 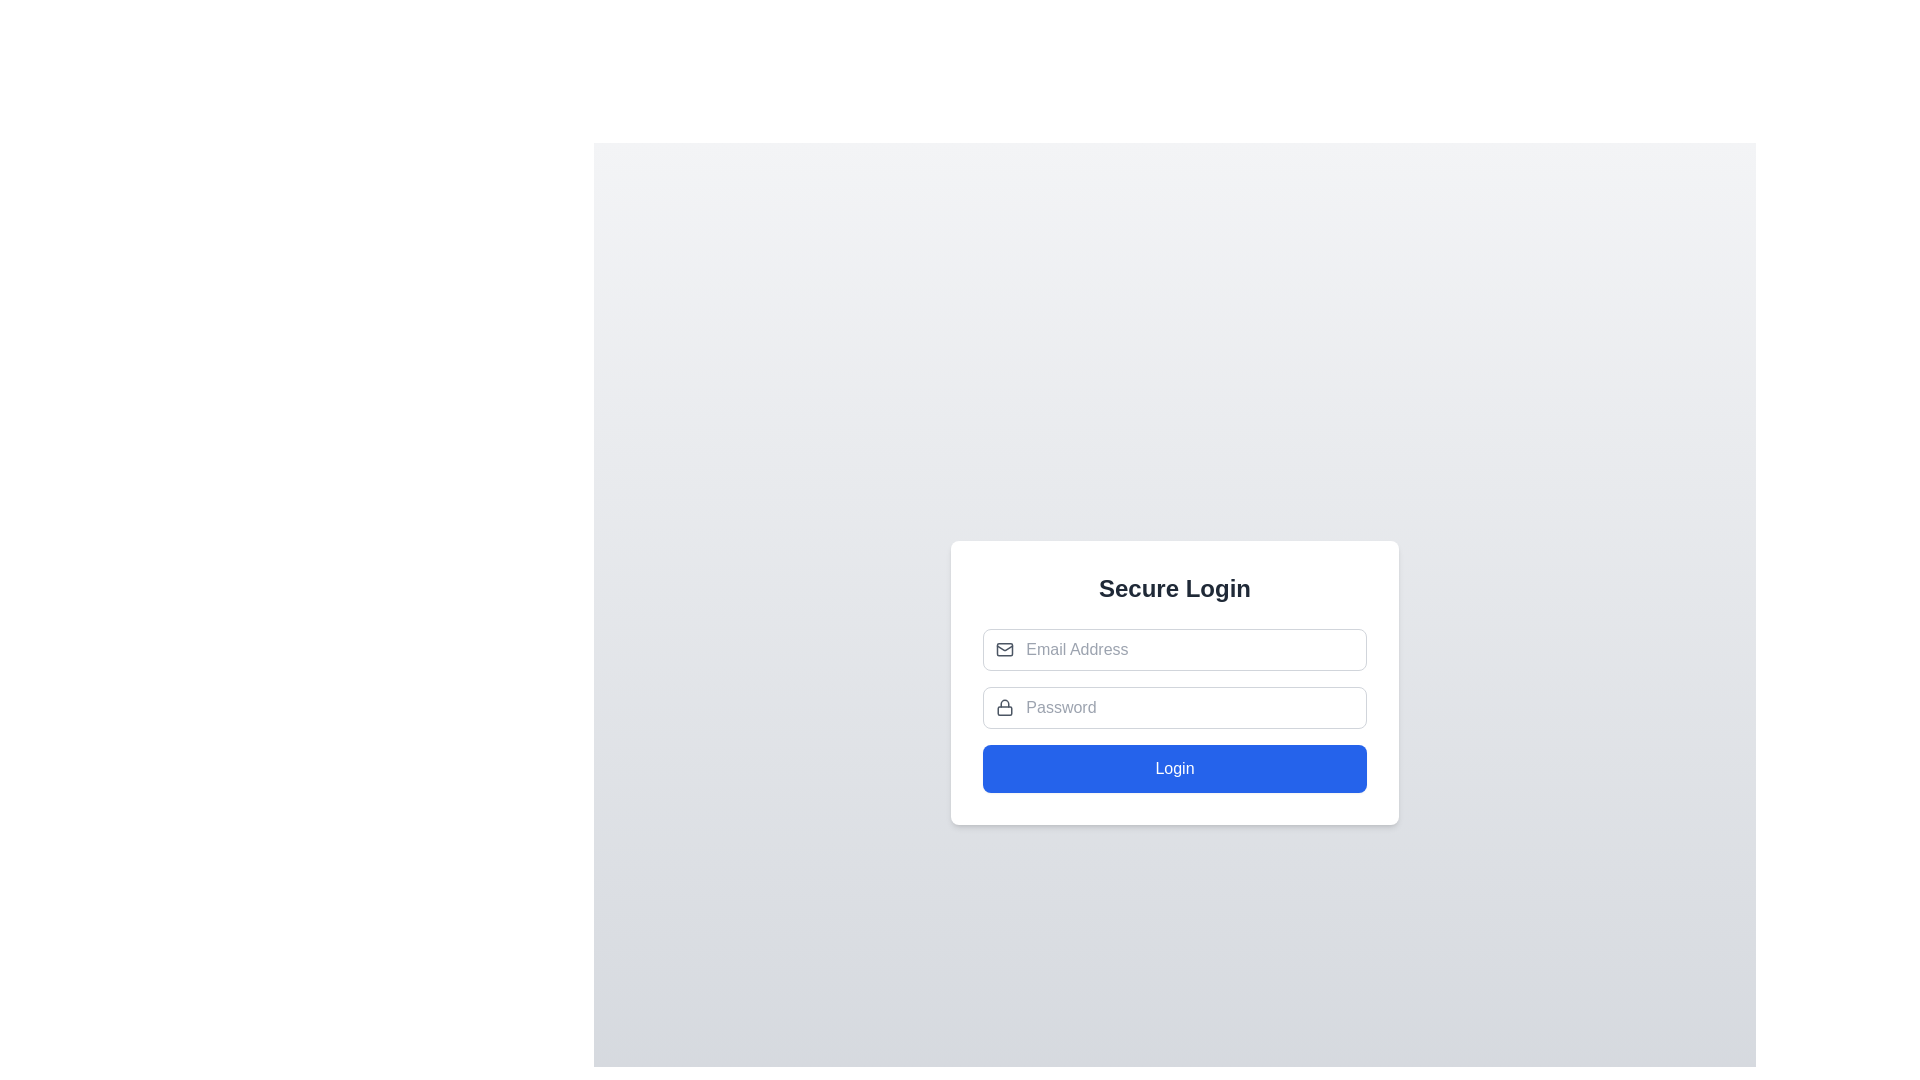 What do you see at coordinates (1175, 588) in the screenshot?
I see `the text label 'Secure Login' which is styled as a heading with bold typography and centered alignment, located above the input fields and 'Login' button` at bounding box center [1175, 588].